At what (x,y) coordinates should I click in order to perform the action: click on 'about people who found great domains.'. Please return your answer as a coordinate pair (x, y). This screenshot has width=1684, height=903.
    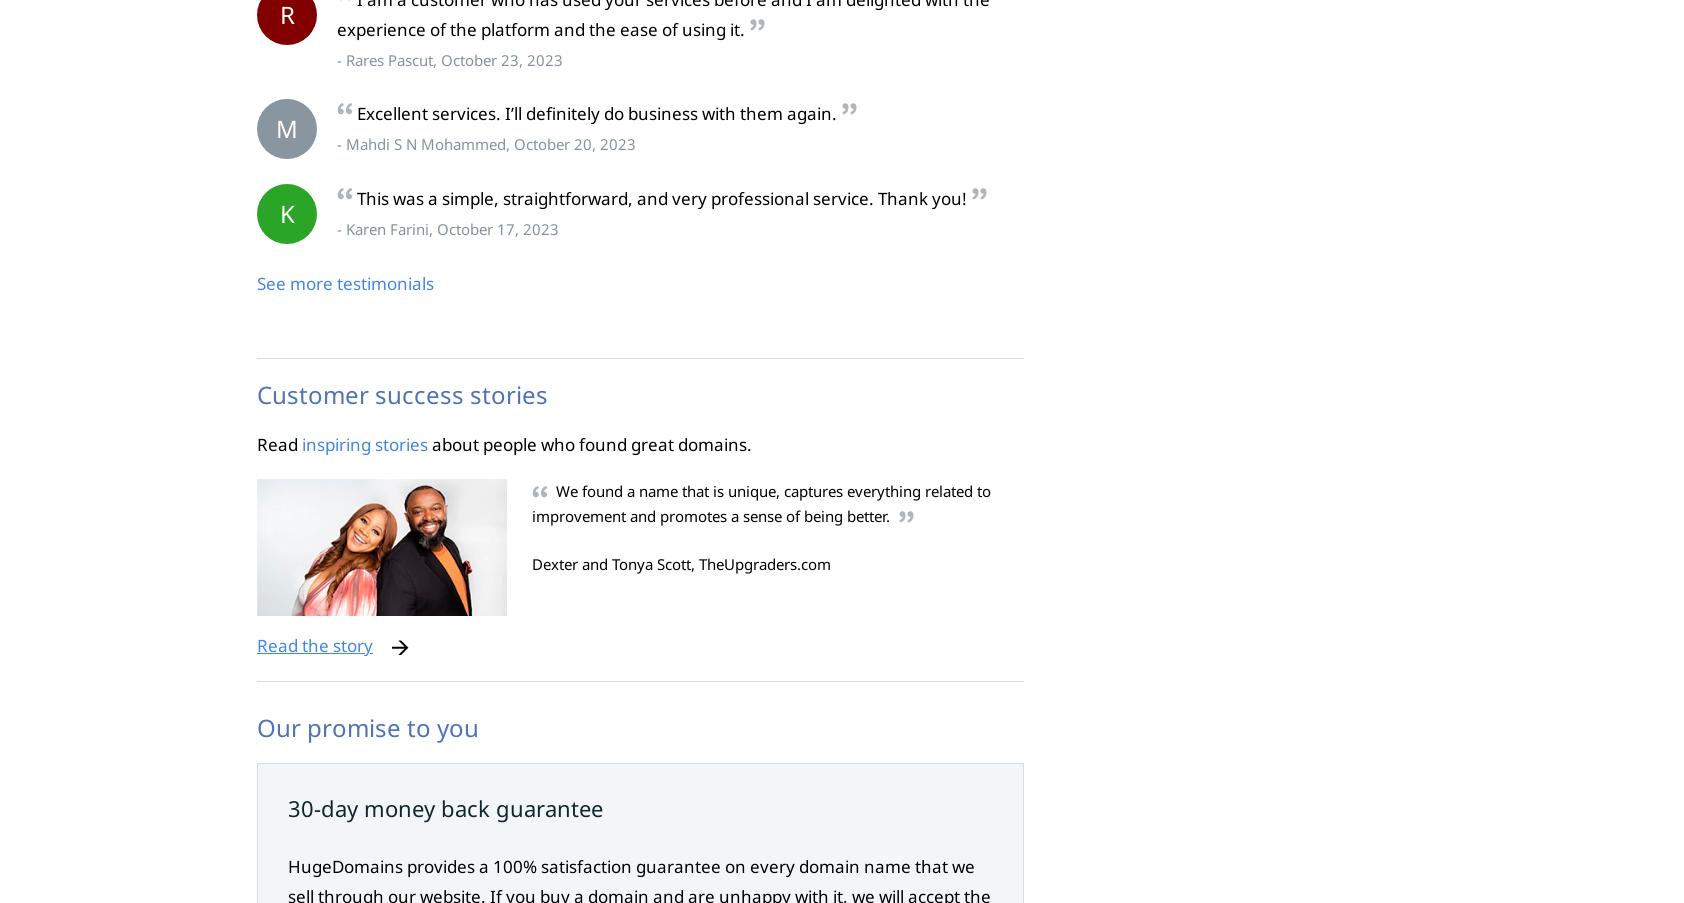
    Looking at the image, I should click on (589, 442).